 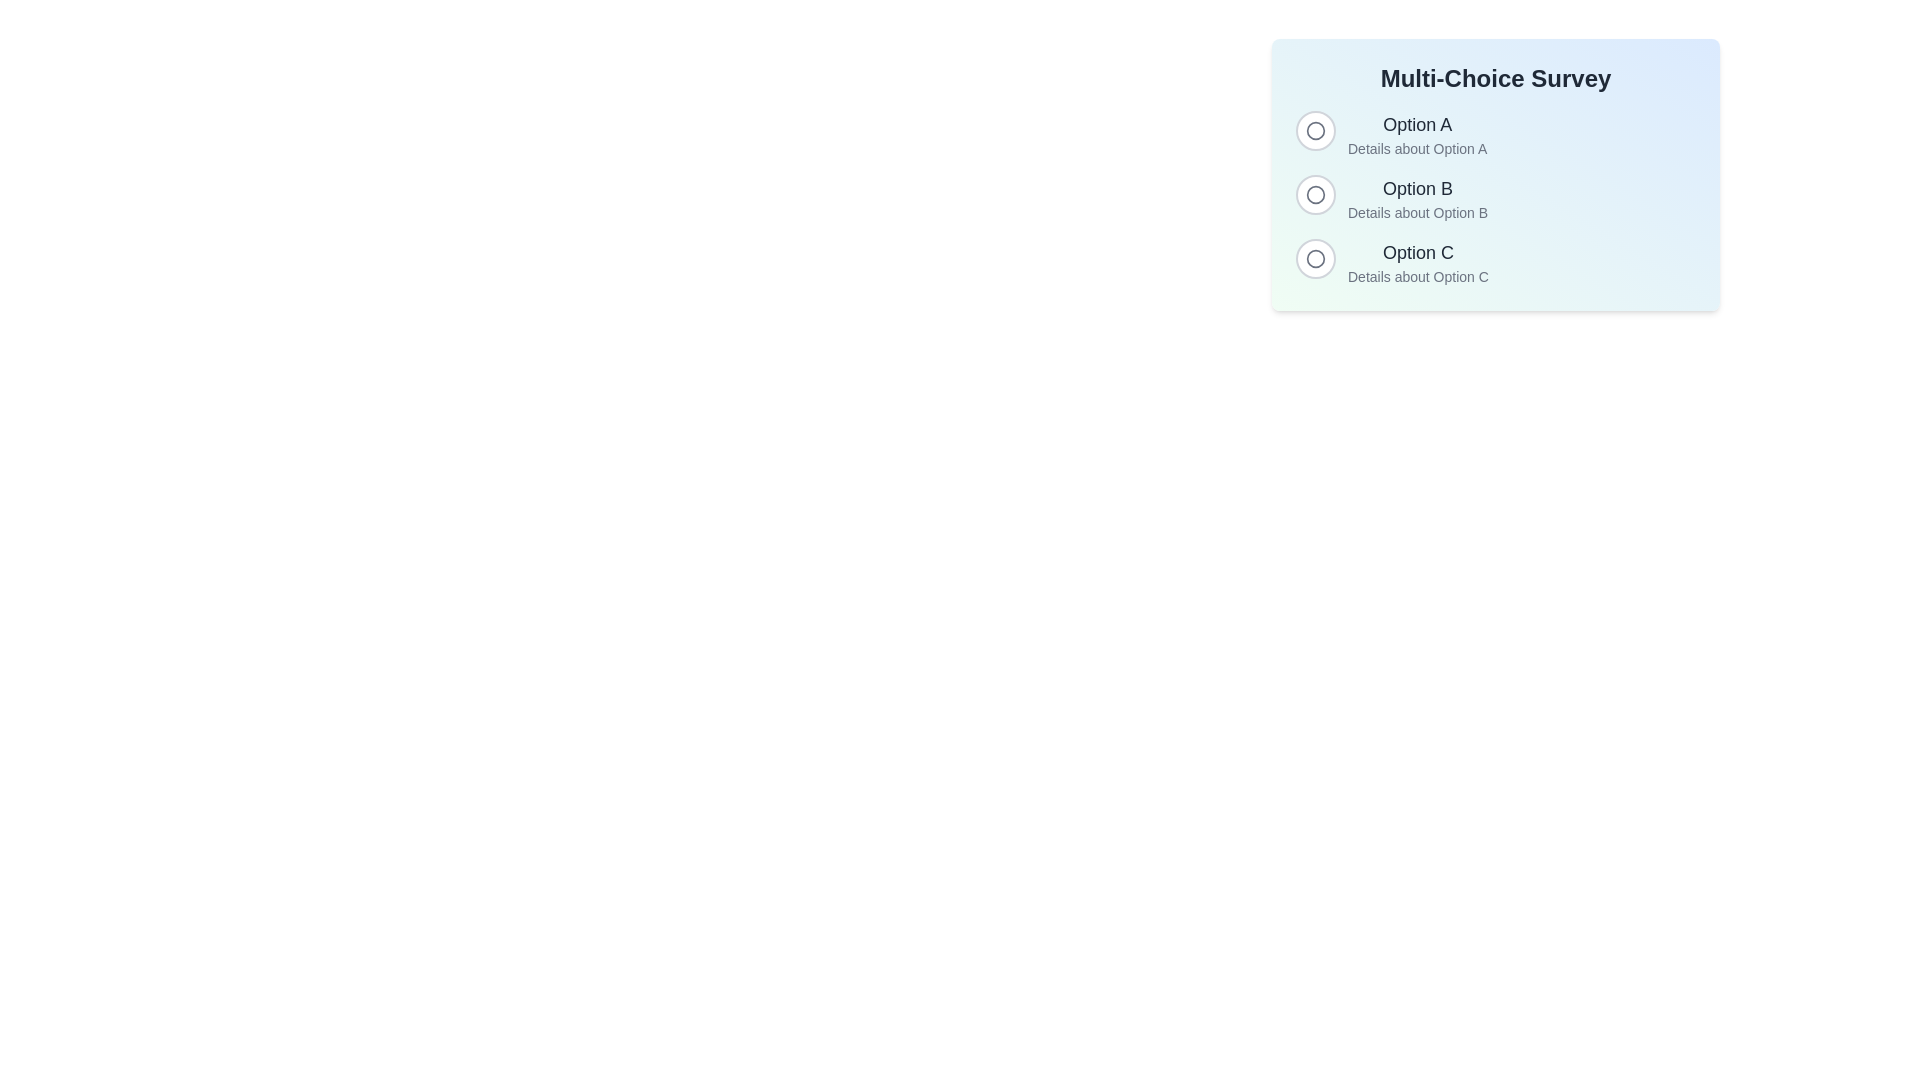 I want to click on the radio button labeled 'Option B', so click(x=1315, y=195).